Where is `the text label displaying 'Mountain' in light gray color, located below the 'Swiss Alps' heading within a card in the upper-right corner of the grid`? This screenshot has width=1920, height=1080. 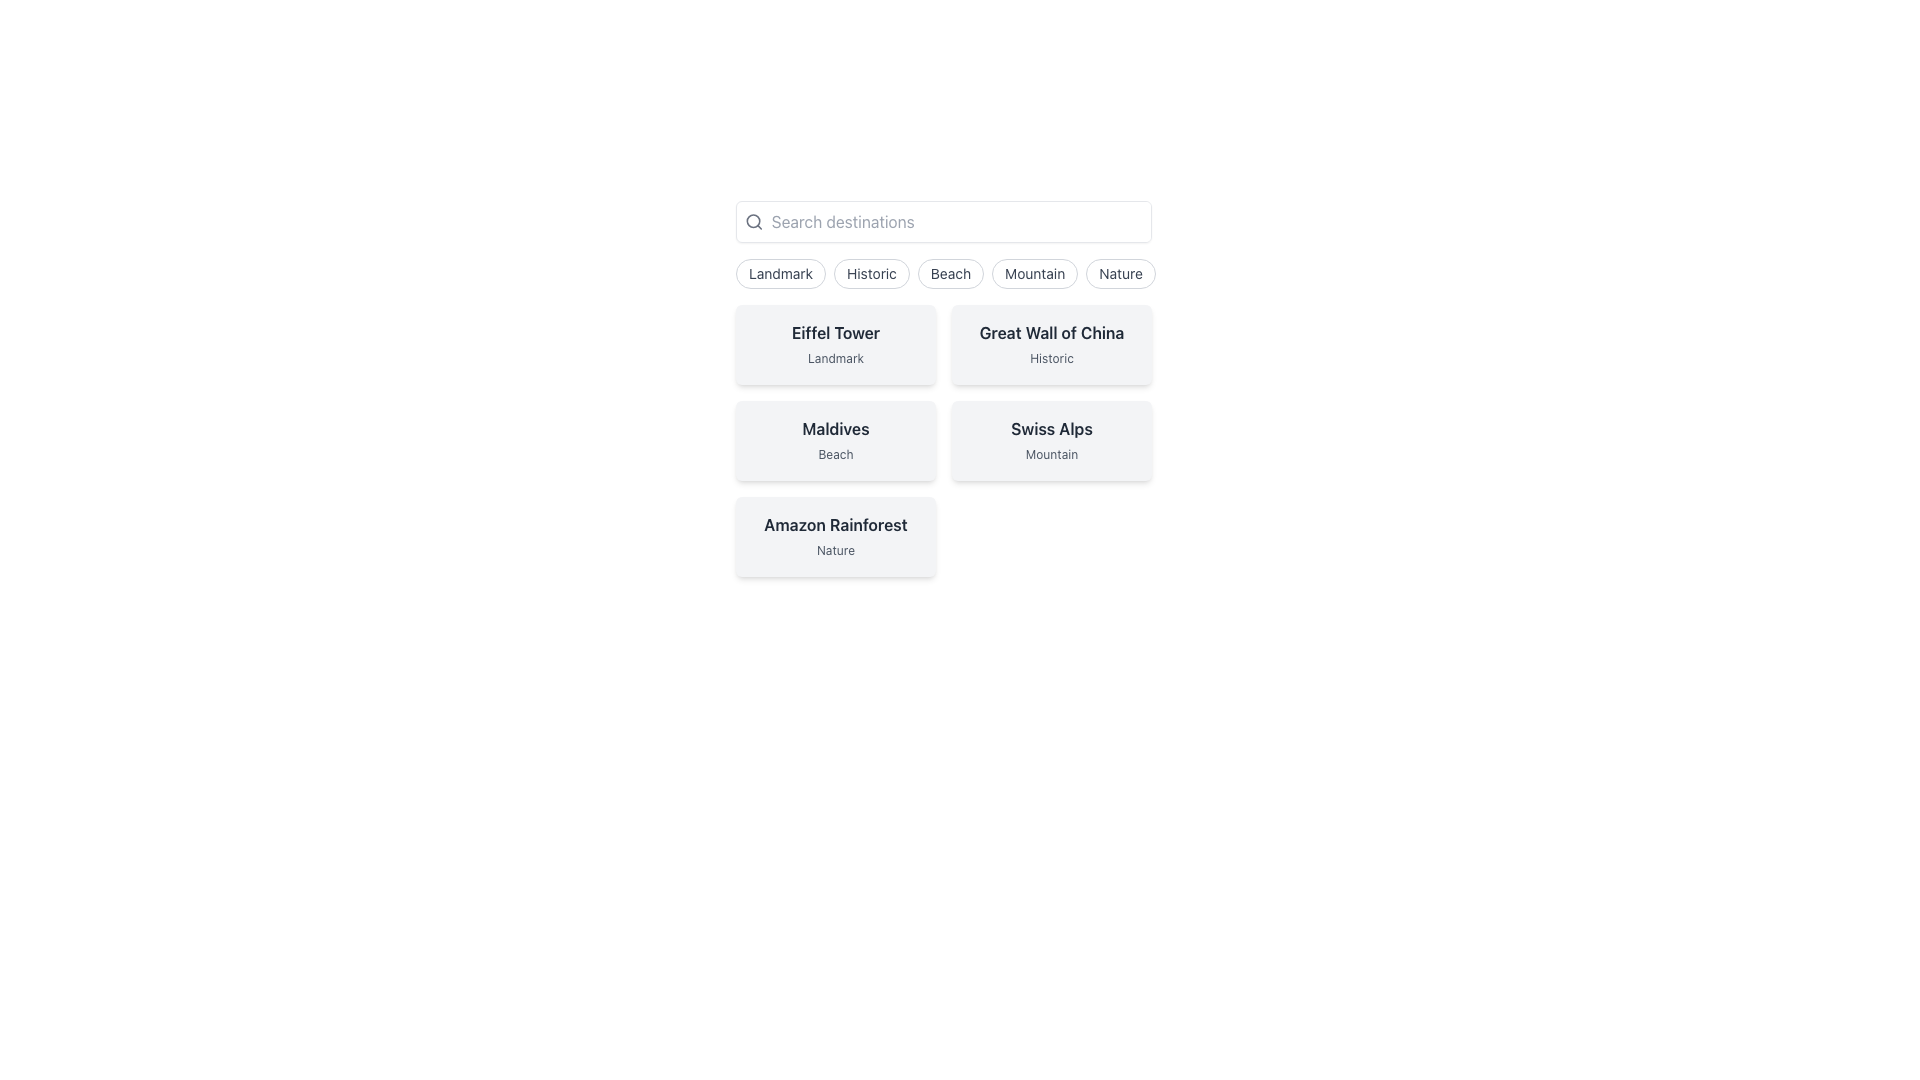
the text label displaying 'Mountain' in light gray color, located below the 'Swiss Alps' heading within a card in the upper-right corner of the grid is located at coordinates (1050, 454).